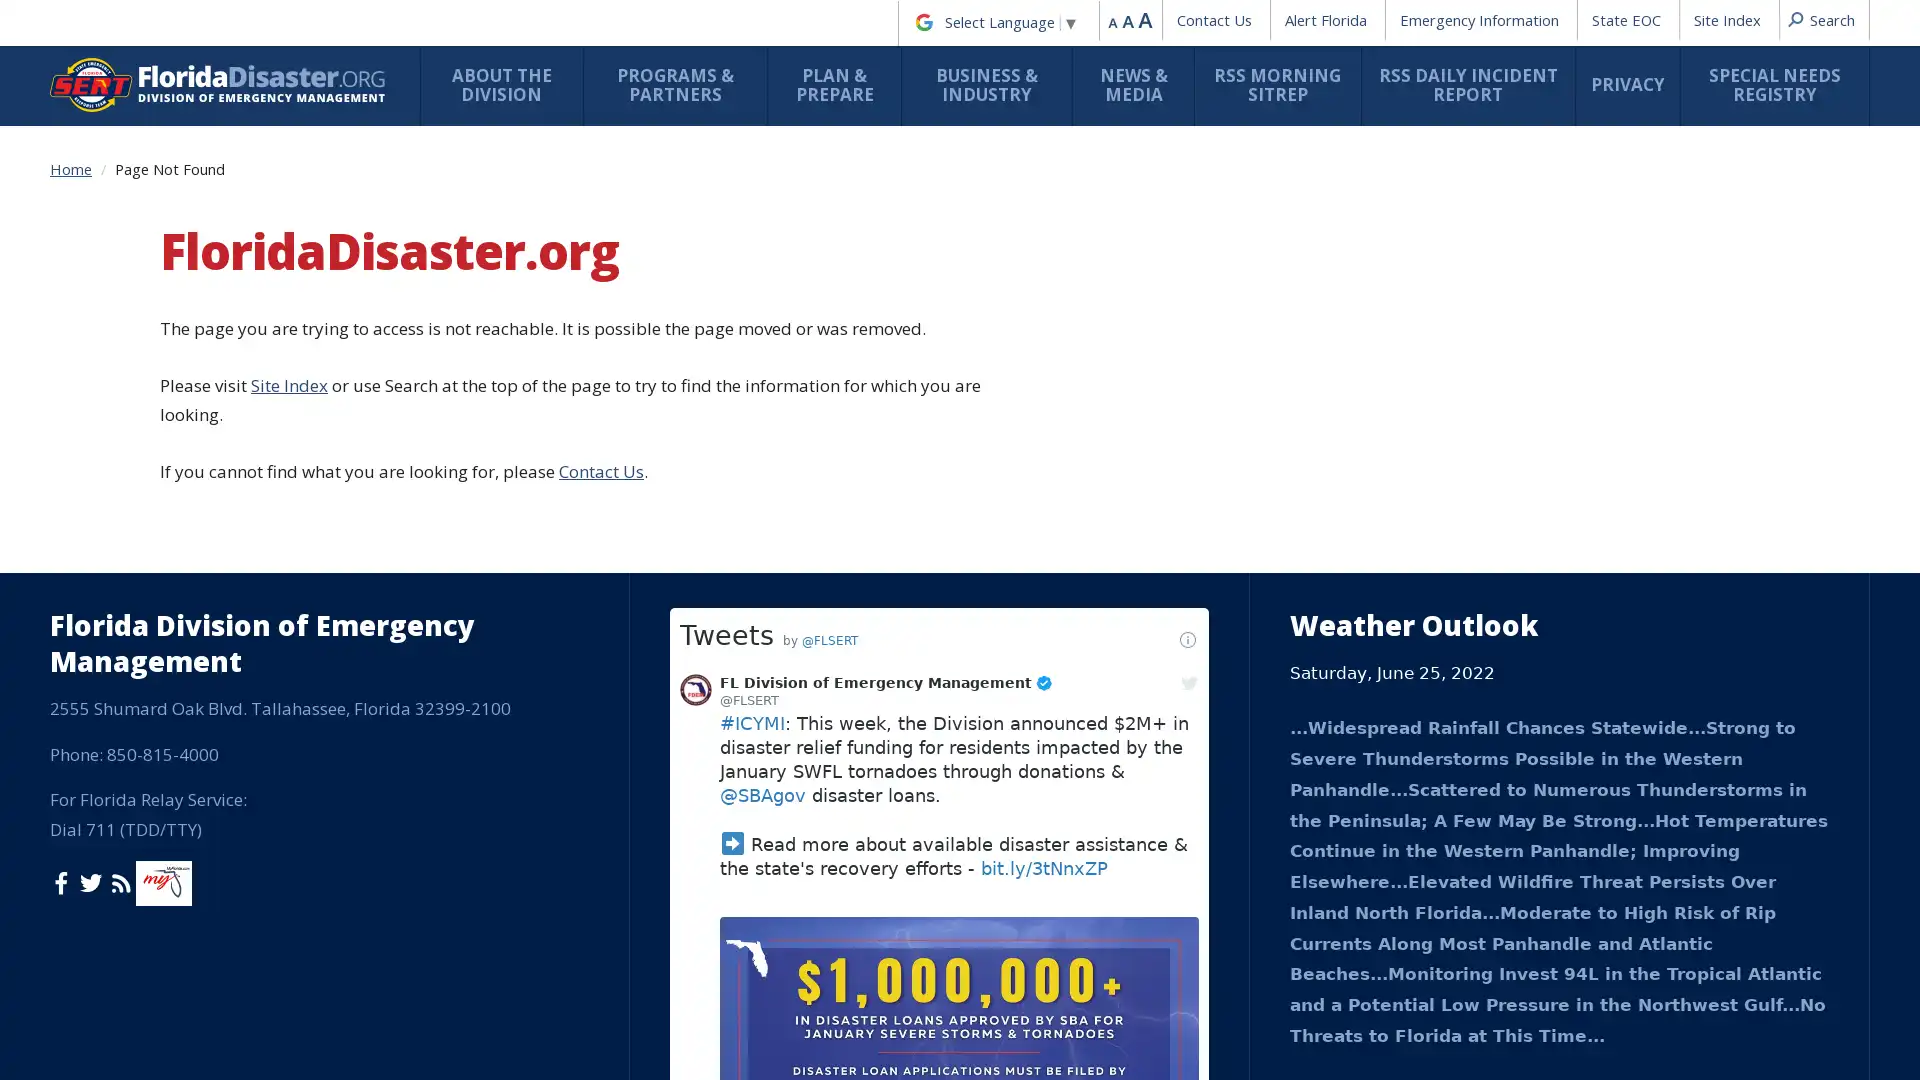 The width and height of the screenshot is (1920, 1080). What do you see at coordinates (801, 944) in the screenshot?
I see `Toggle More` at bounding box center [801, 944].